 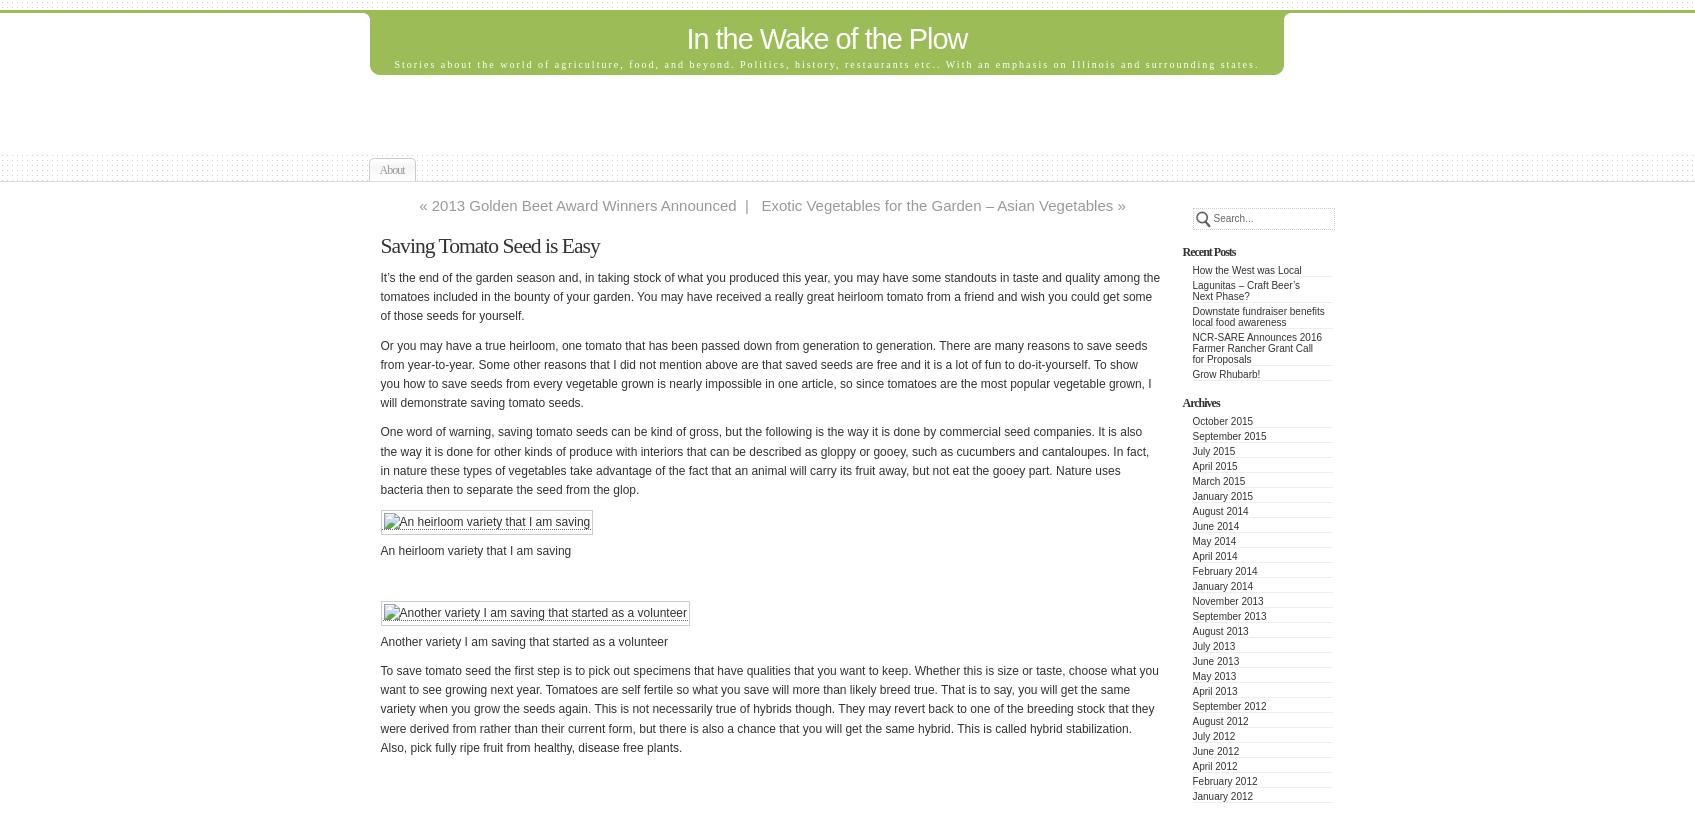 What do you see at coordinates (1245, 270) in the screenshot?
I see `'How the West was Local'` at bounding box center [1245, 270].